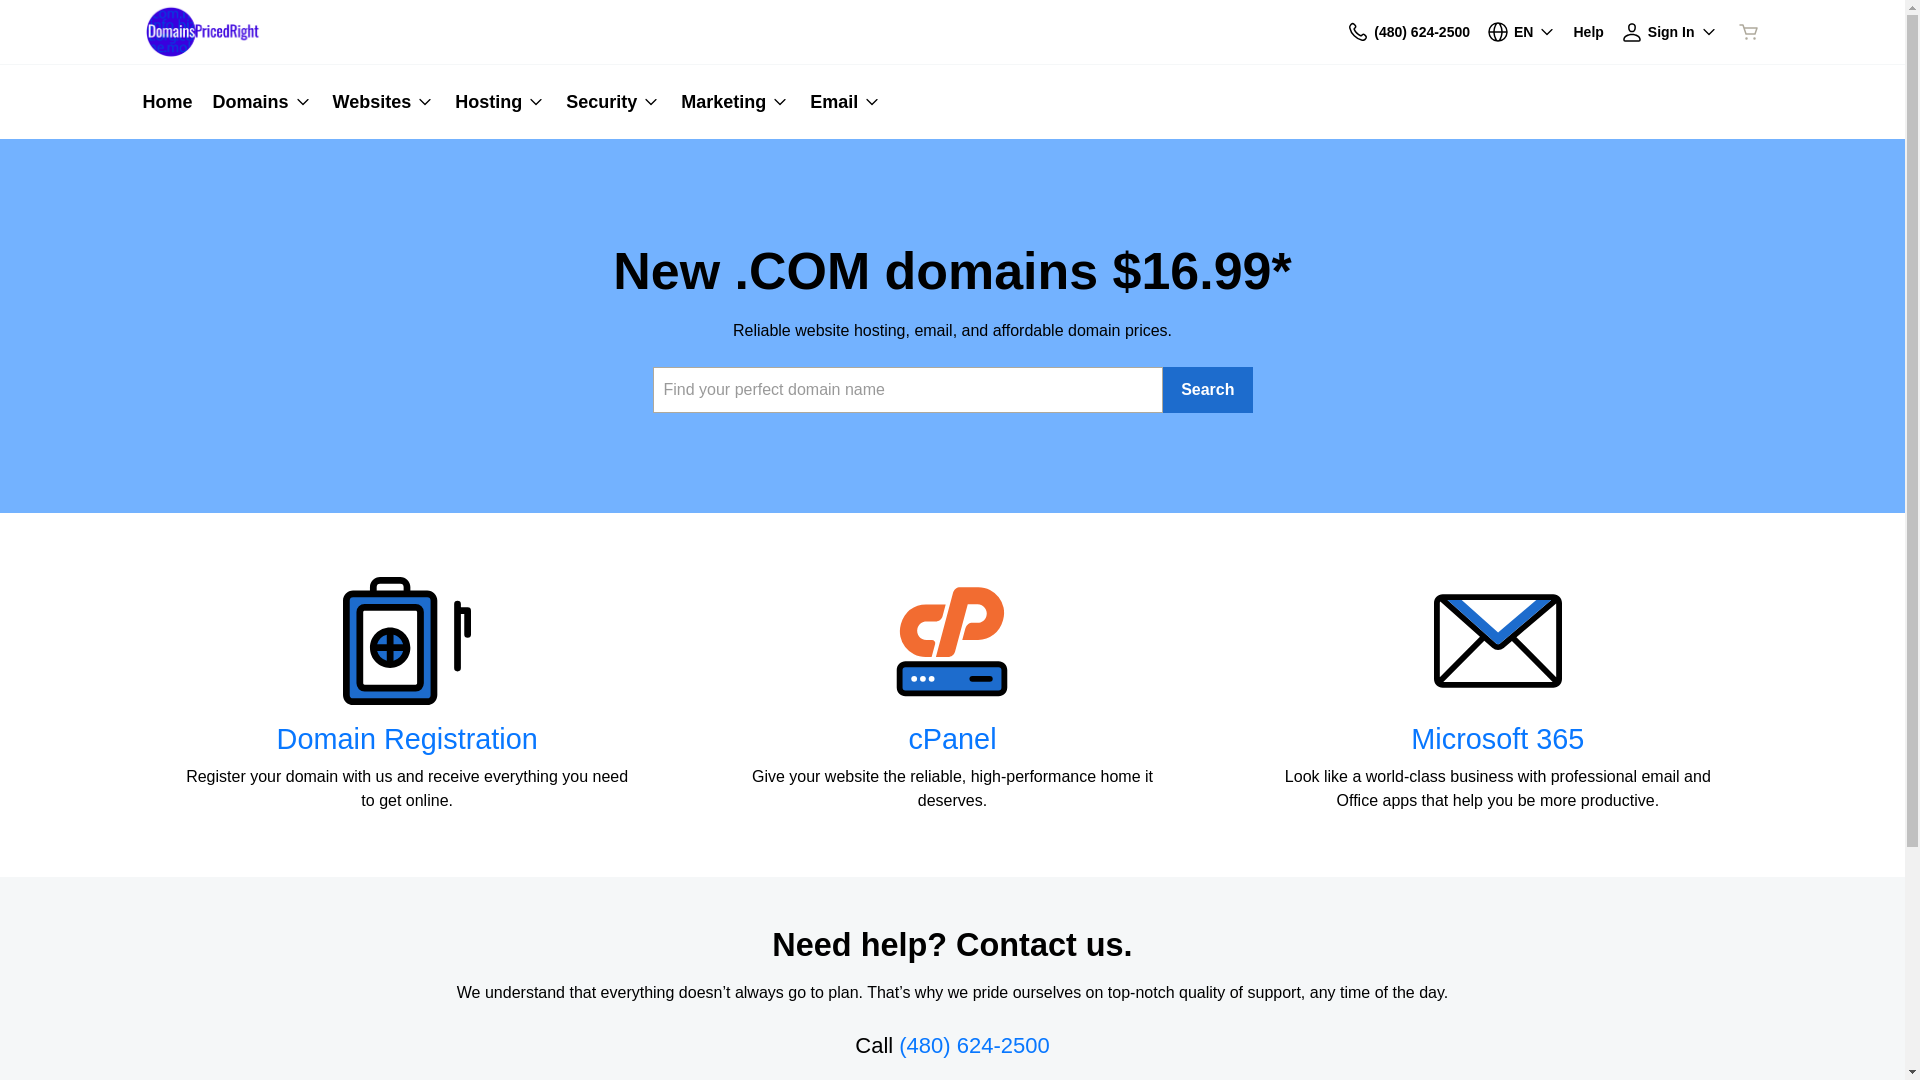 This screenshot has height=1080, width=1920. Describe the element at coordinates (1497, 739) in the screenshot. I see `'Microsoft 365'` at that location.